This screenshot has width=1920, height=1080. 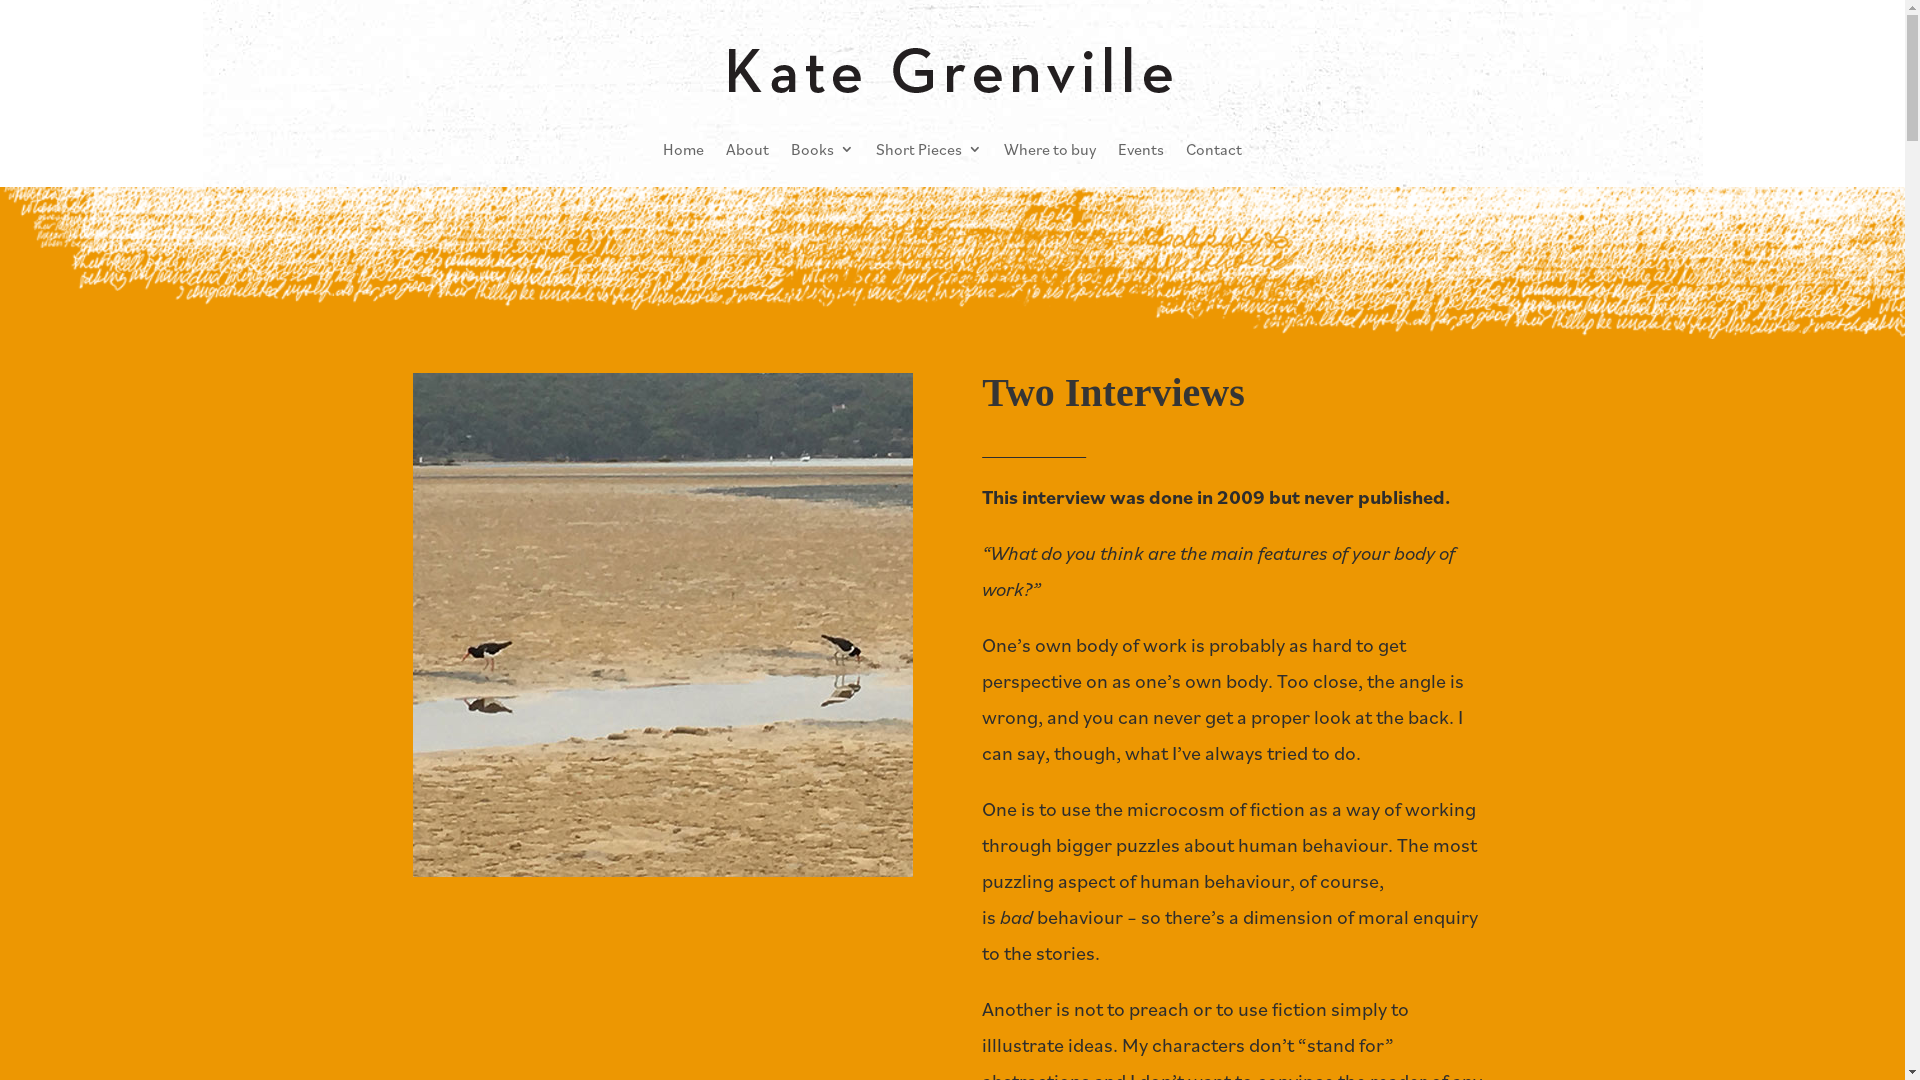 What do you see at coordinates (1213, 148) in the screenshot?
I see `'Contact'` at bounding box center [1213, 148].